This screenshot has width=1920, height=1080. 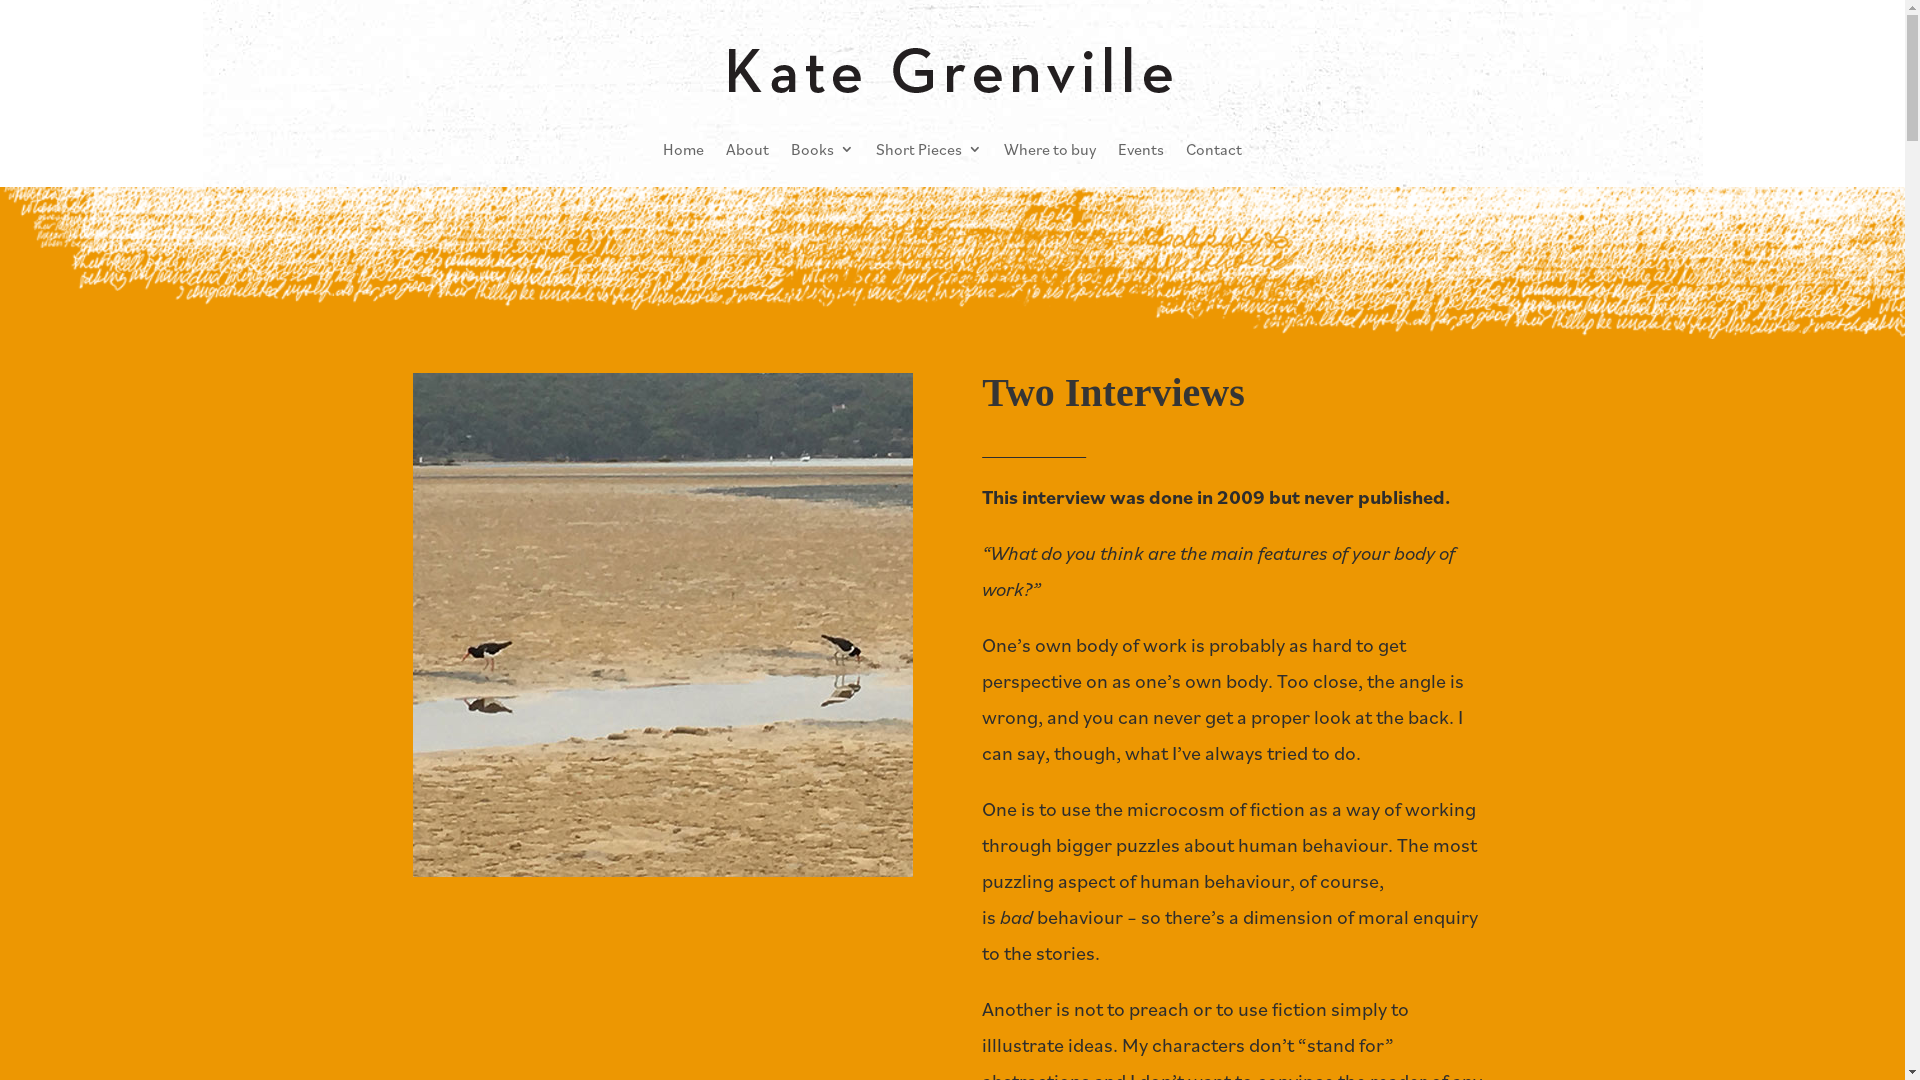 What do you see at coordinates (1213, 148) in the screenshot?
I see `'Contact'` at bounding box center [1213, 148].